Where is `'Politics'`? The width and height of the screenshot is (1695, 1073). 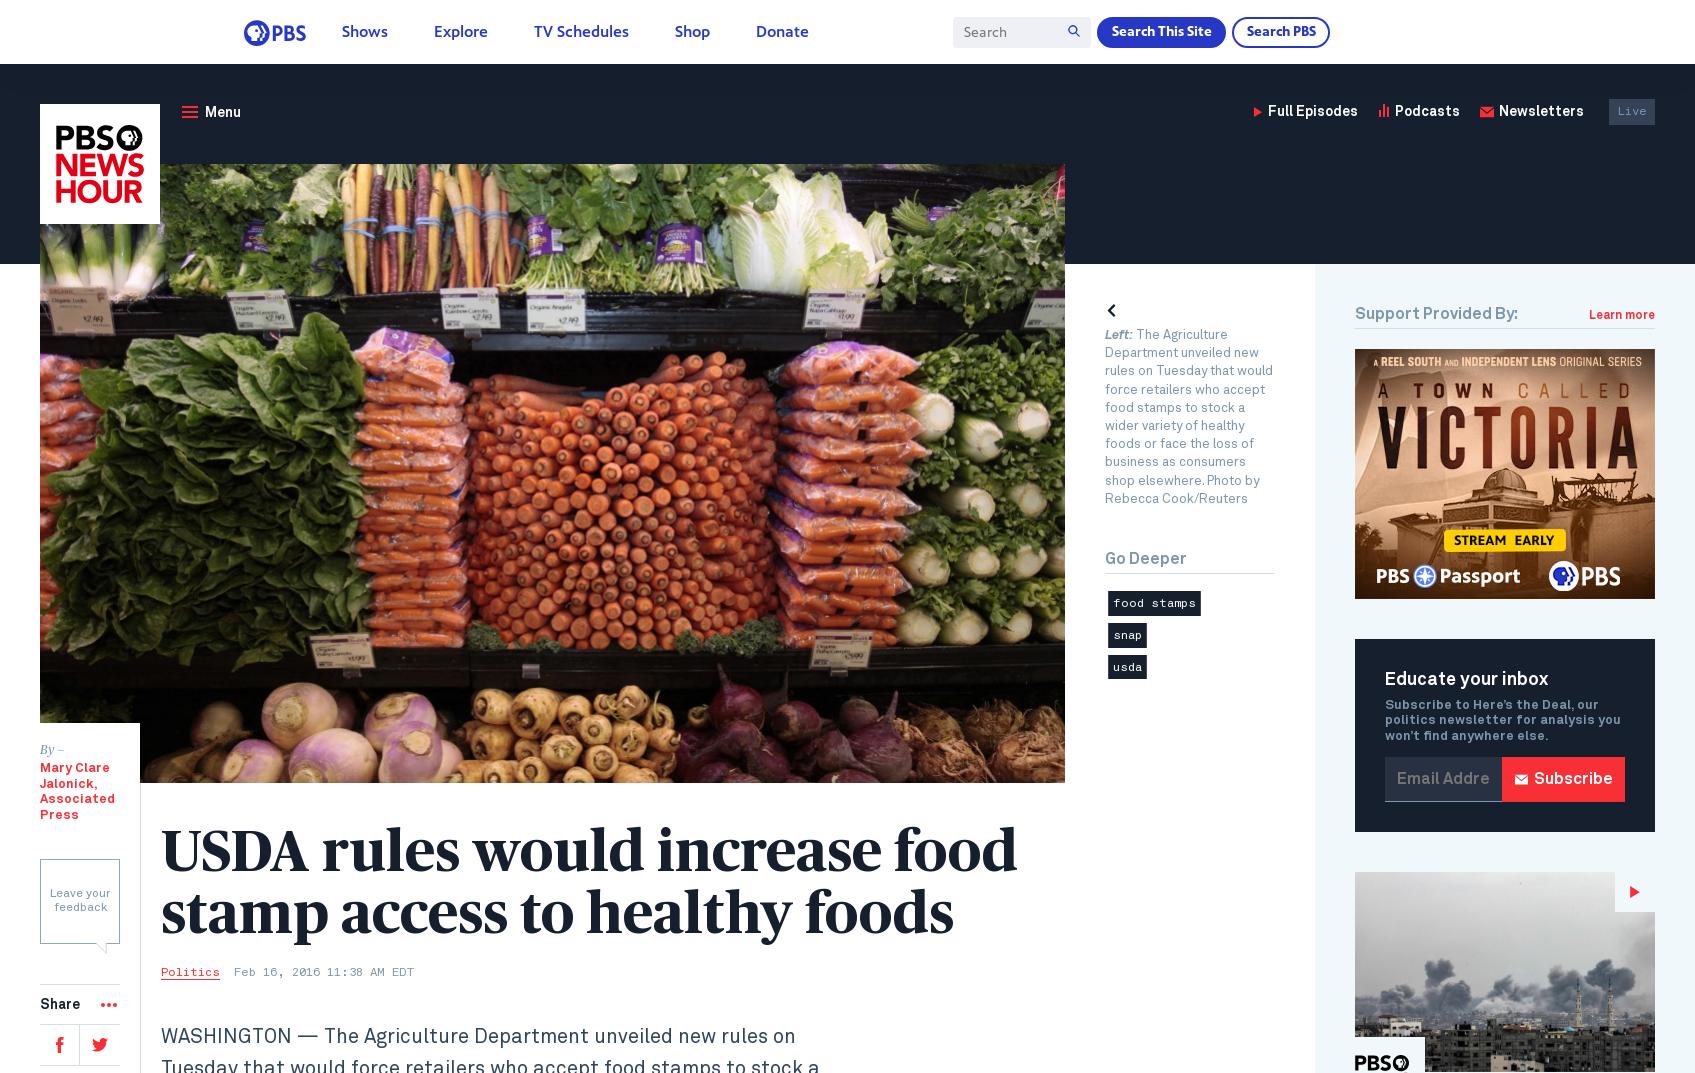 'Politics' is located at coordinates (161, 971).